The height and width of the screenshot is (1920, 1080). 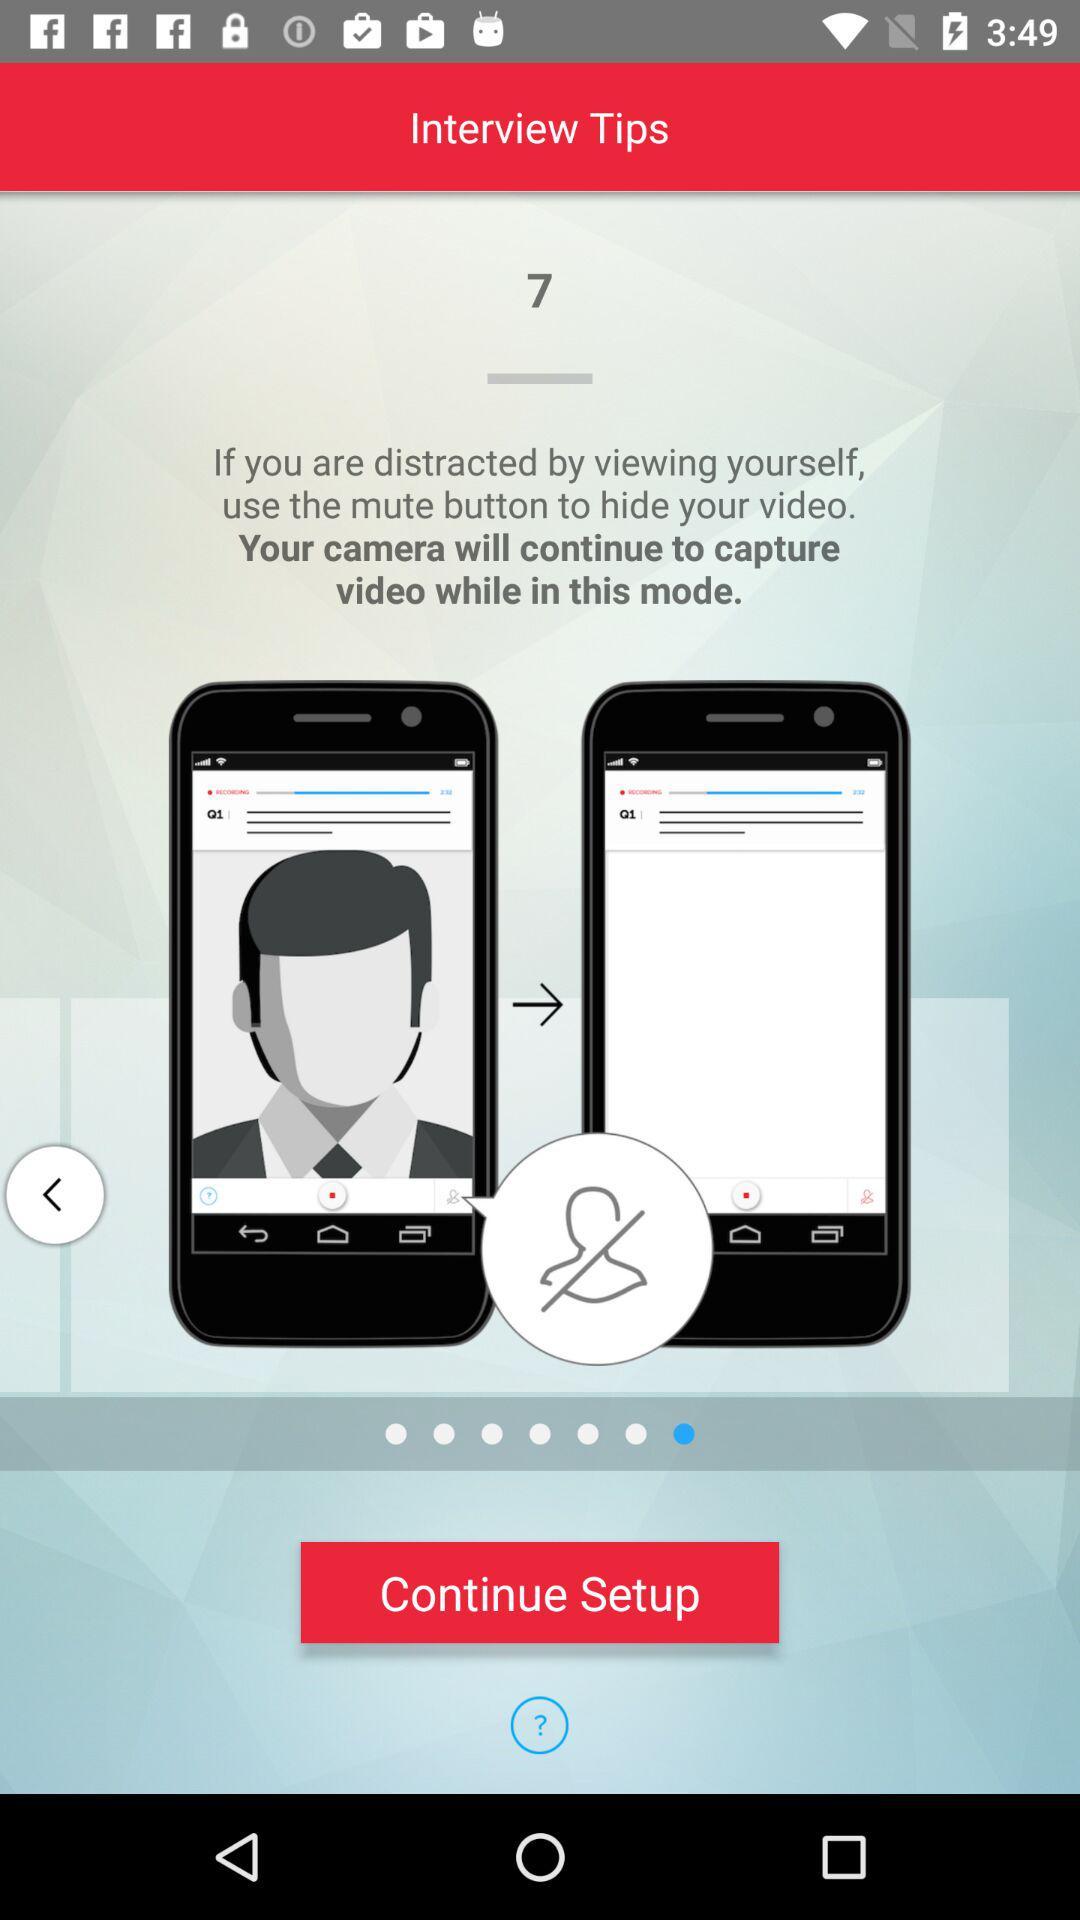 I want to click on the help icon, so click(x=538, y=1724).